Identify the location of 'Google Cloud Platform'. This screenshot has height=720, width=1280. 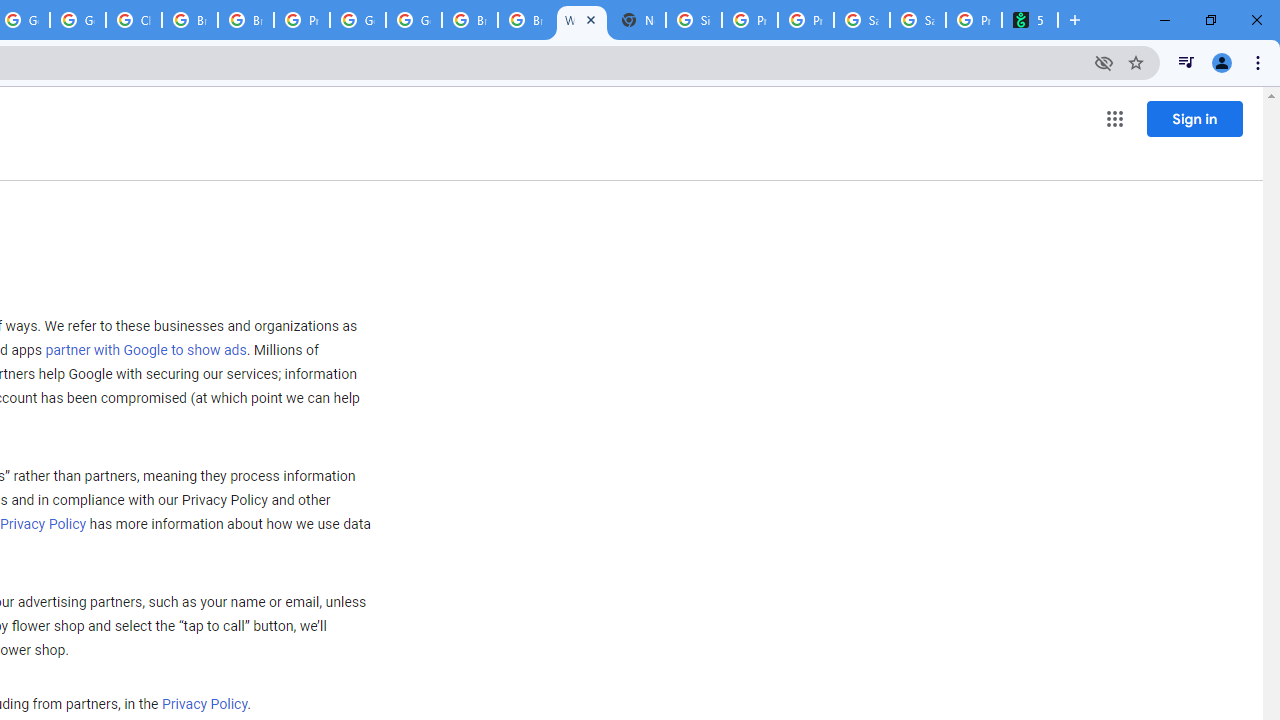
(413, 20).